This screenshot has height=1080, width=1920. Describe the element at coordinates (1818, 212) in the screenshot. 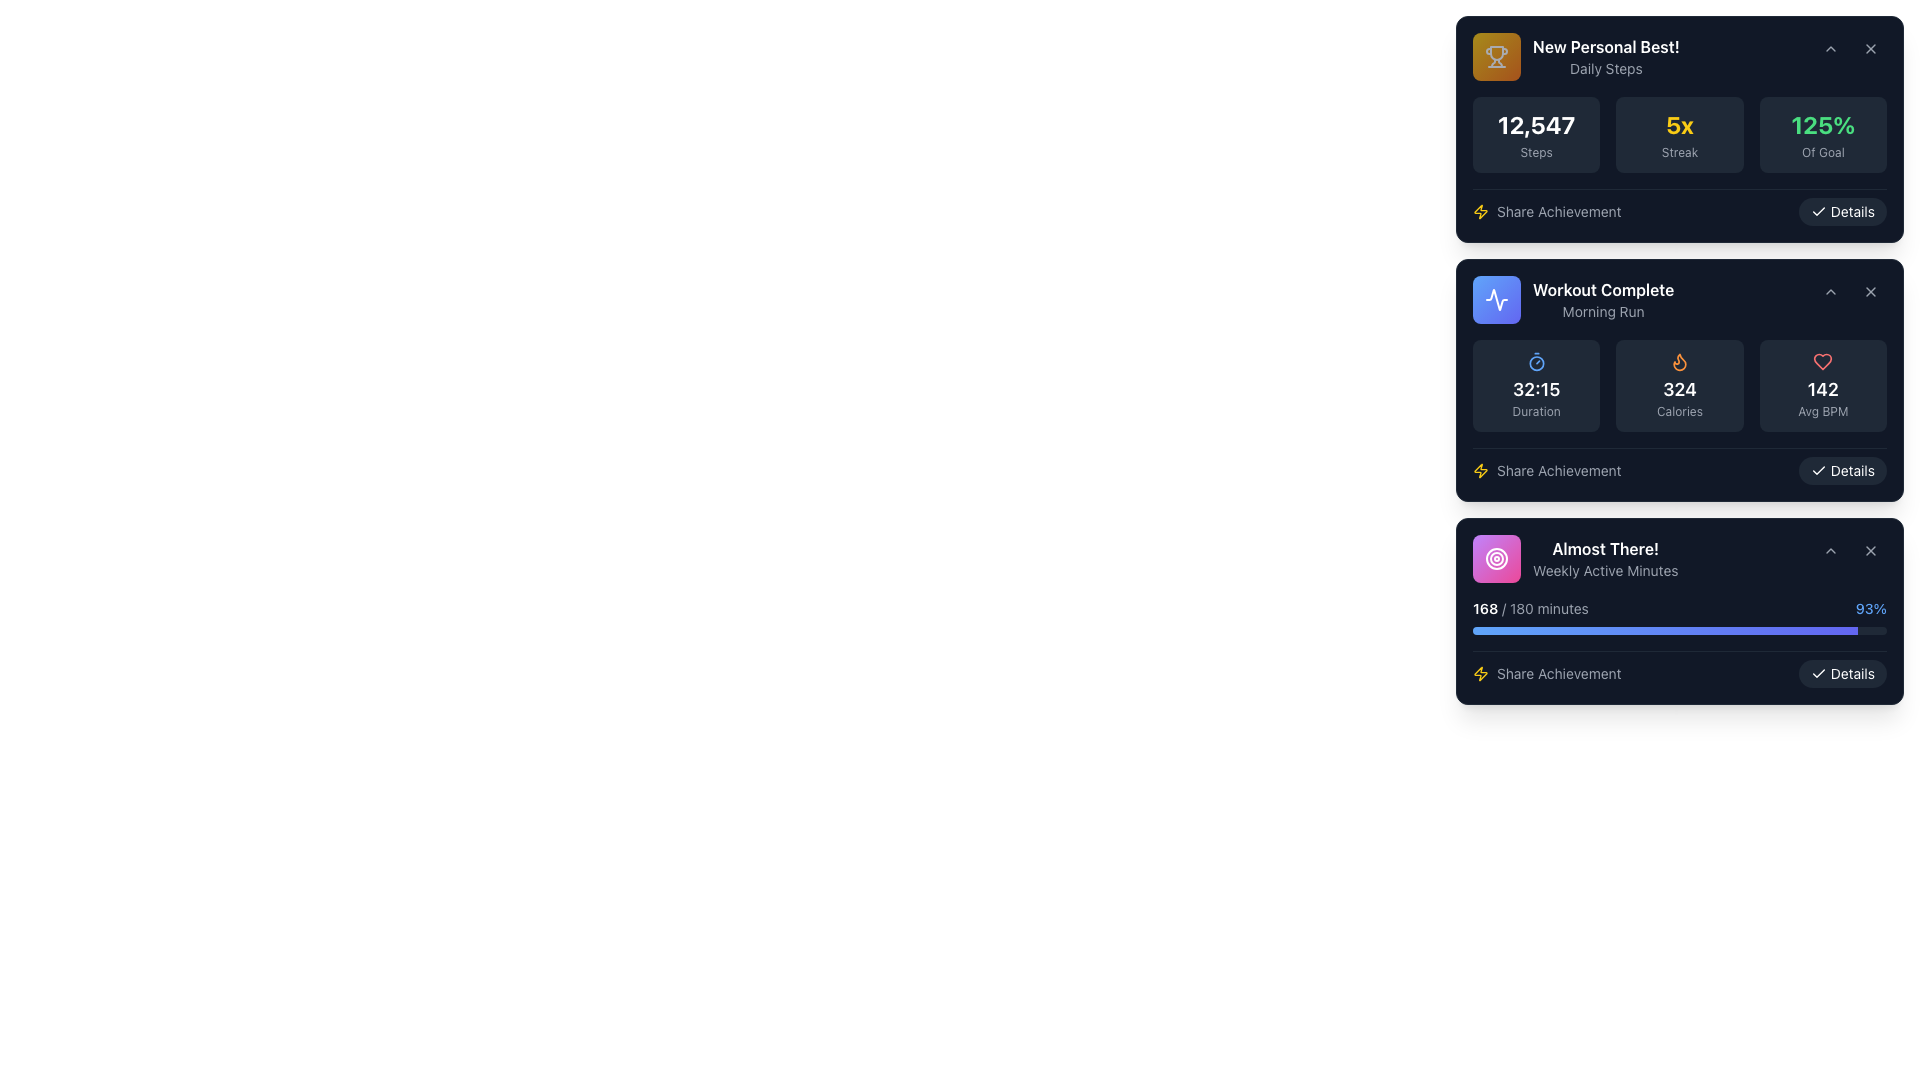

I see `the checkmark icon indicating the state of the 'Details' button, confirming that the section is active or highlighted` at that location.